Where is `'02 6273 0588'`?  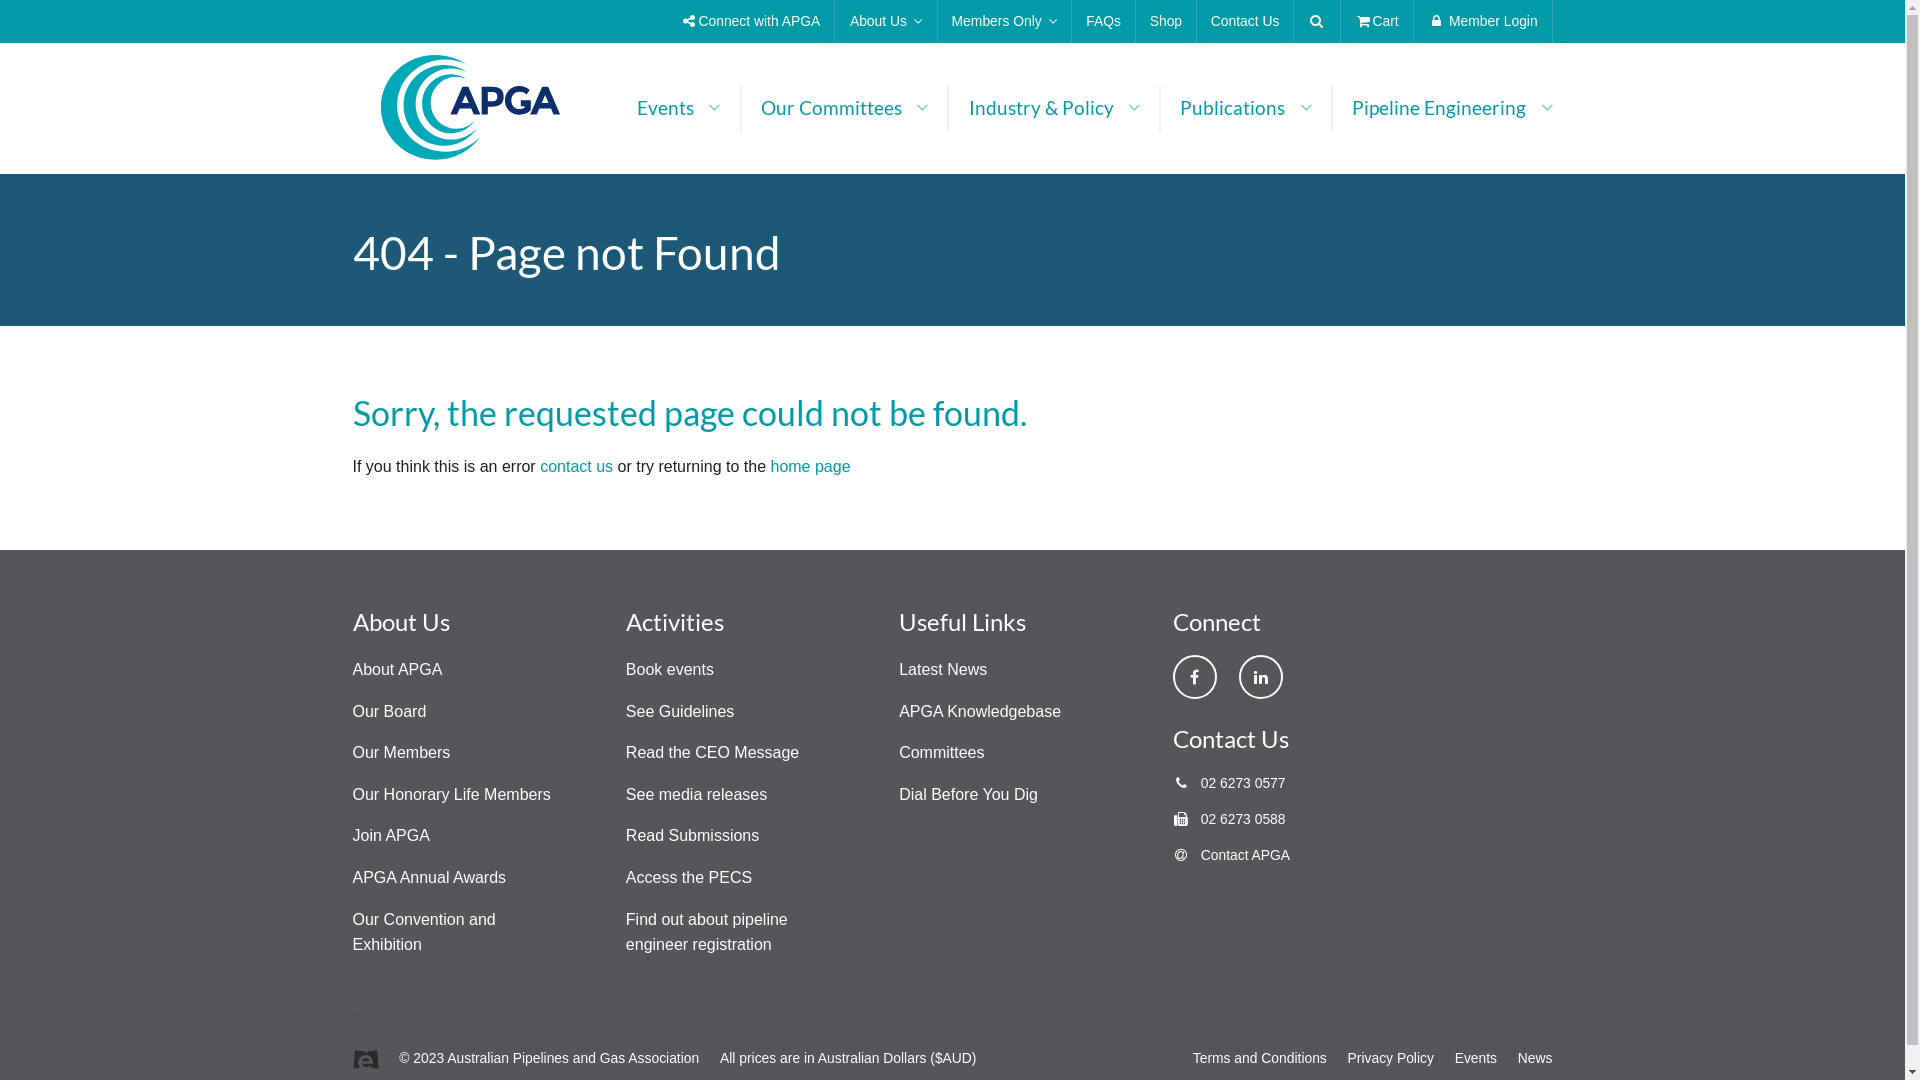
'02 6273 0588' is located at coordinates (1227, 818).